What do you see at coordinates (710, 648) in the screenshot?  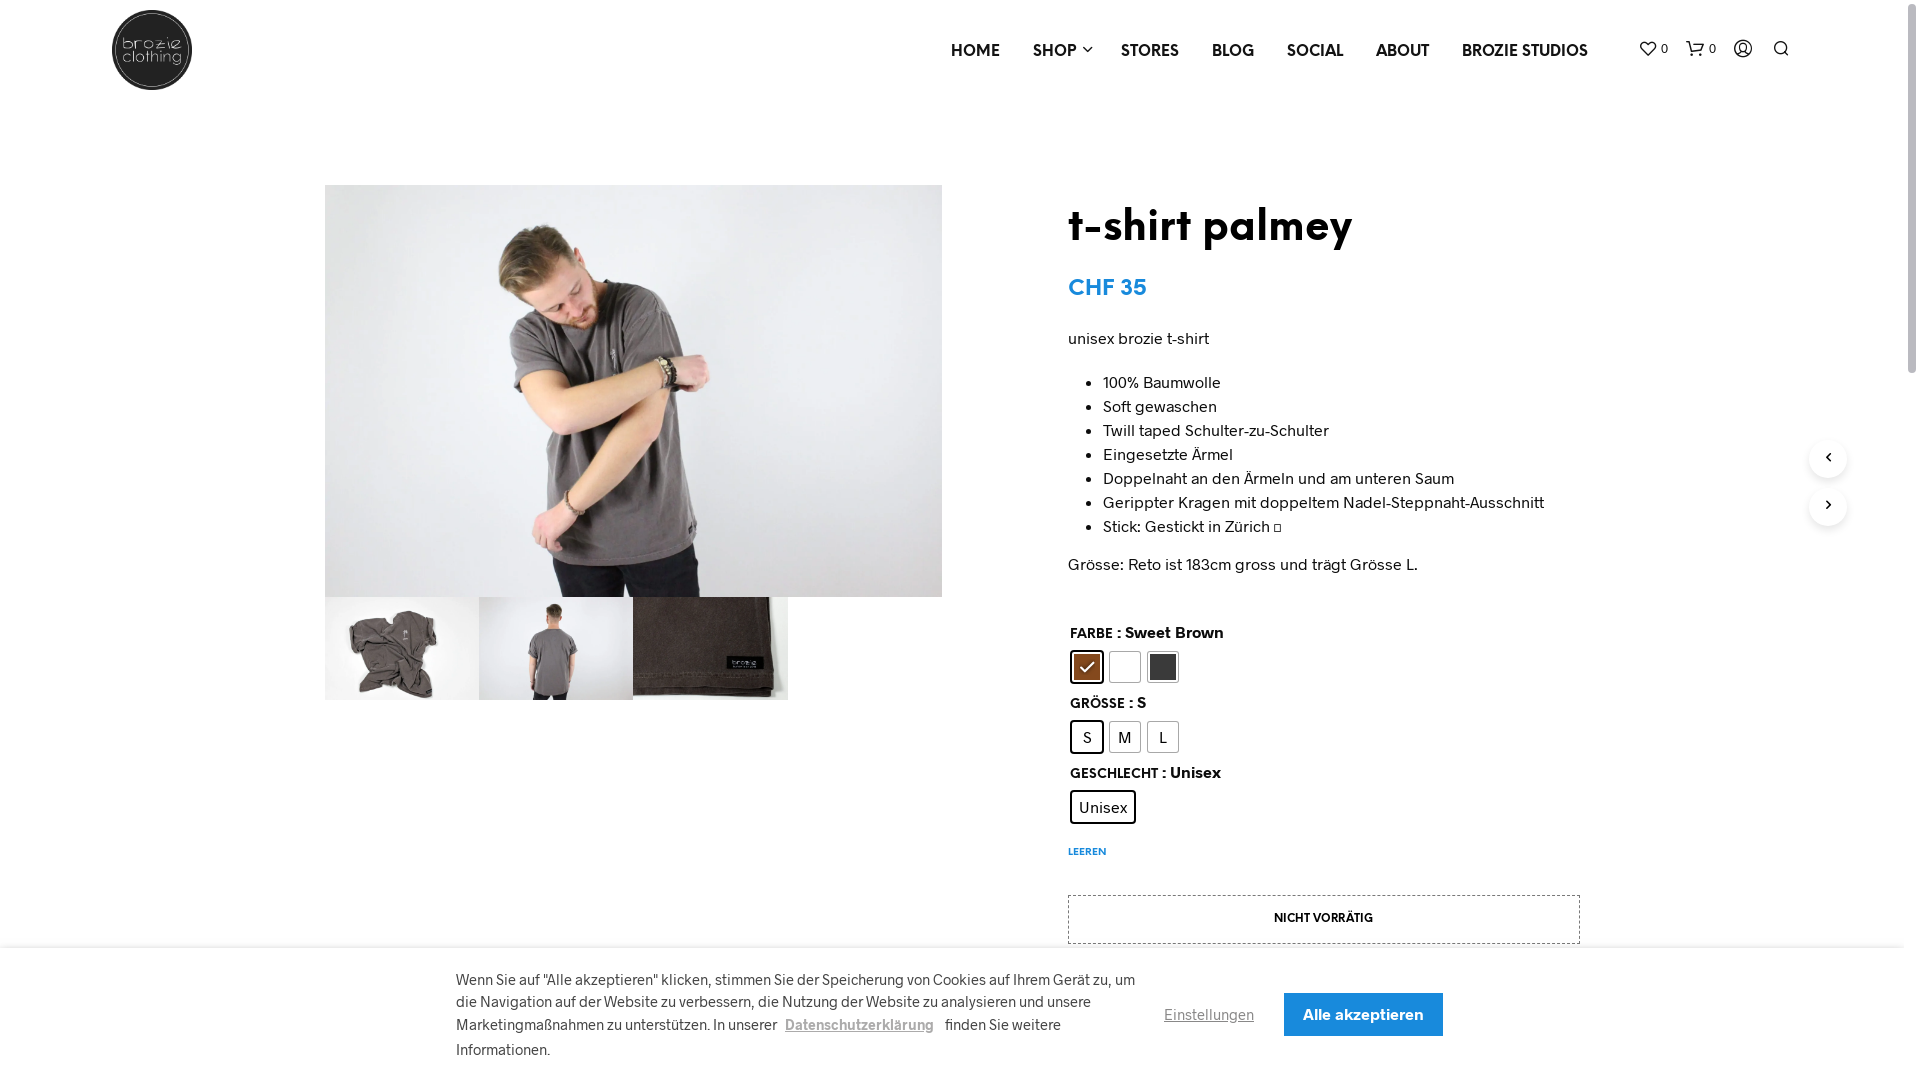 I see `'palmey brown 4'` at bounding box center [710, 648].